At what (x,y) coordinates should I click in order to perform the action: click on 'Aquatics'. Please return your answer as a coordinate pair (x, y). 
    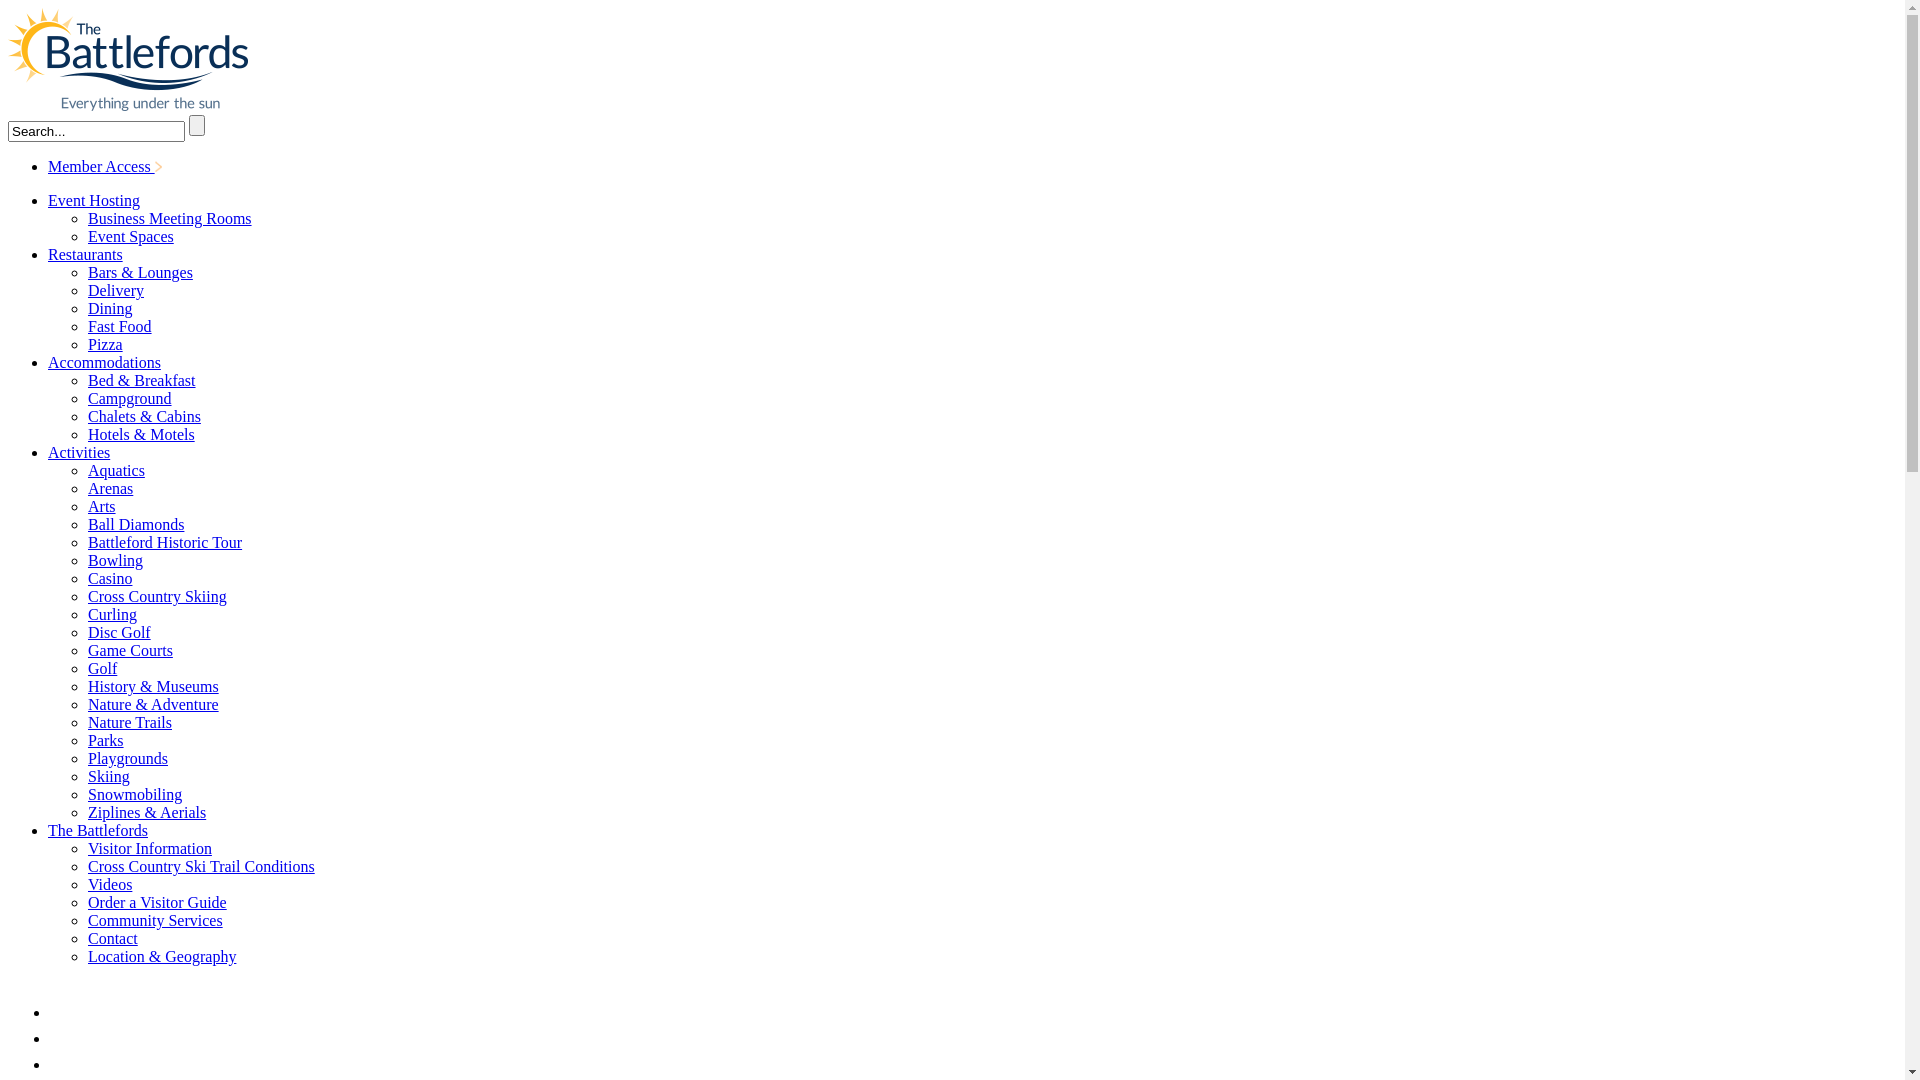
    Looking at the image, I should click on (86, 470).